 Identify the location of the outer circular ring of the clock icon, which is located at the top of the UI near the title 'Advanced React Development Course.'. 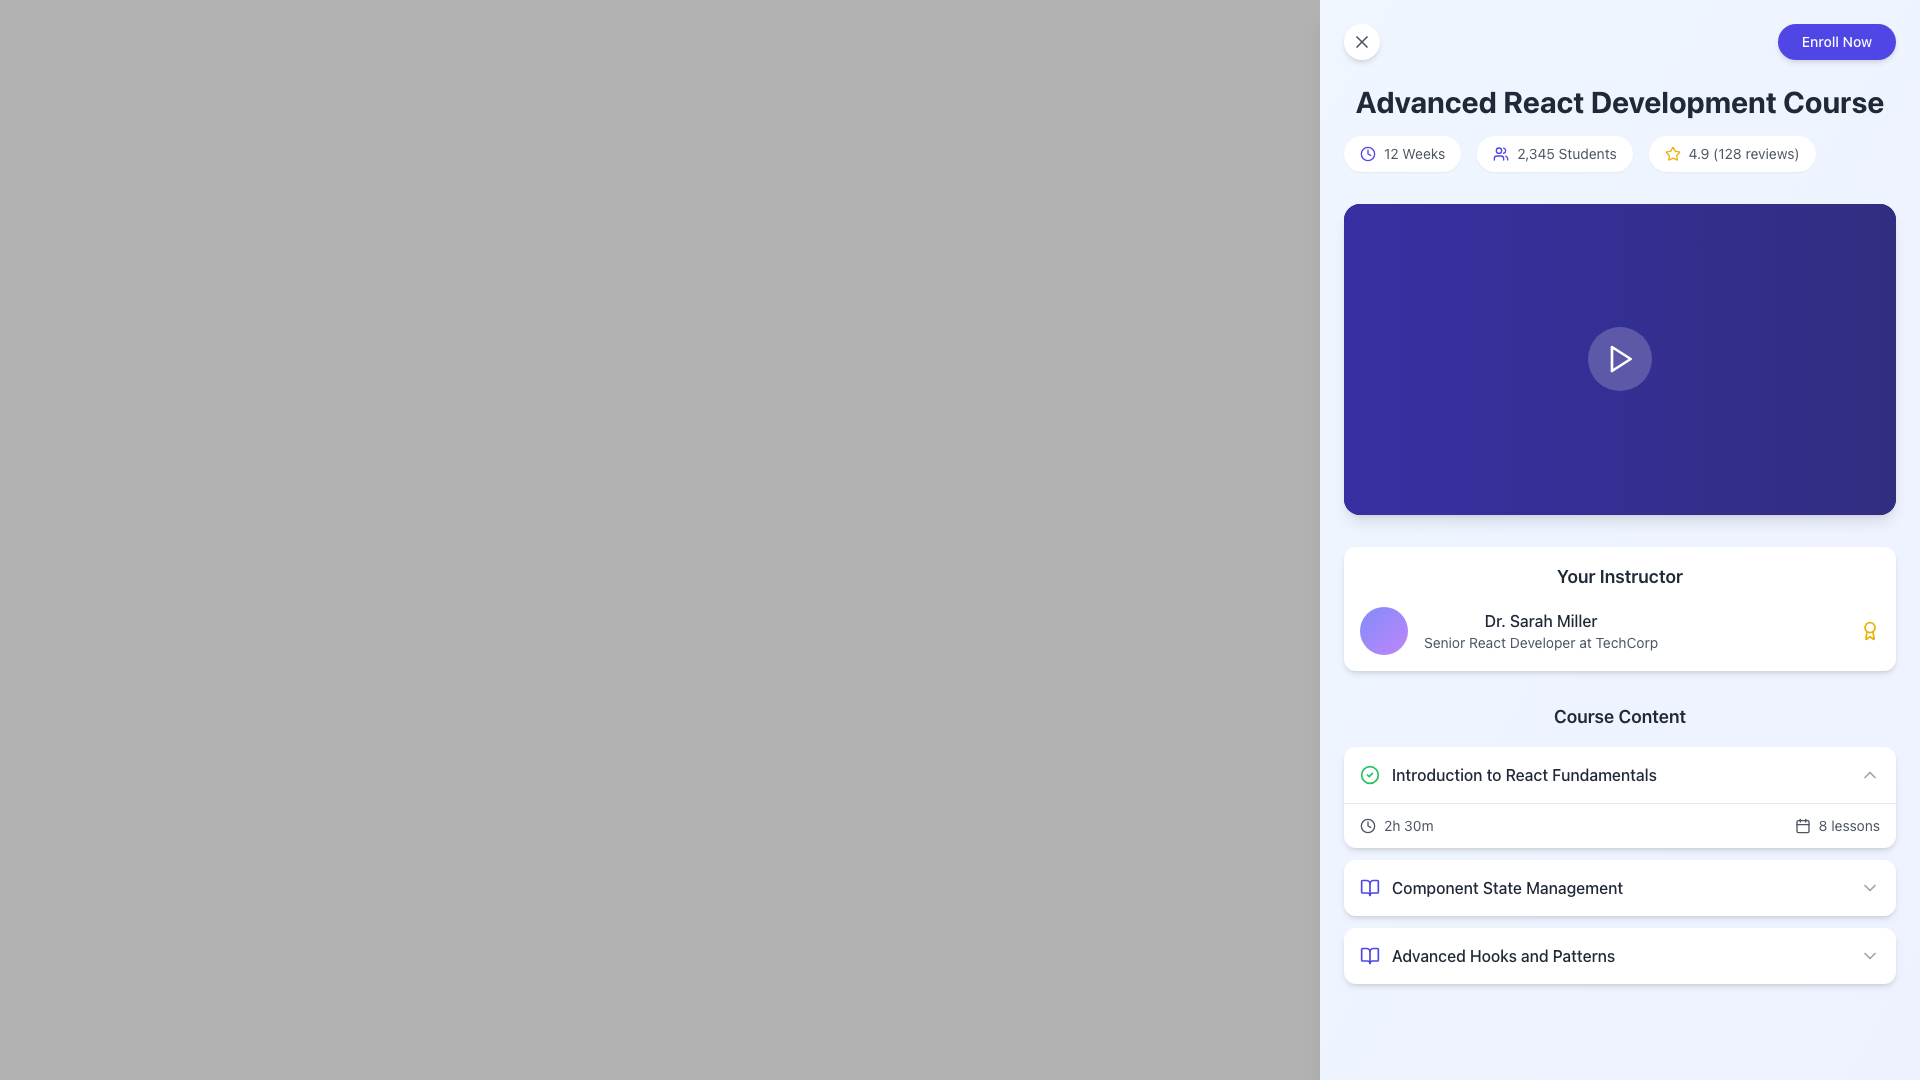
(1367, 153).